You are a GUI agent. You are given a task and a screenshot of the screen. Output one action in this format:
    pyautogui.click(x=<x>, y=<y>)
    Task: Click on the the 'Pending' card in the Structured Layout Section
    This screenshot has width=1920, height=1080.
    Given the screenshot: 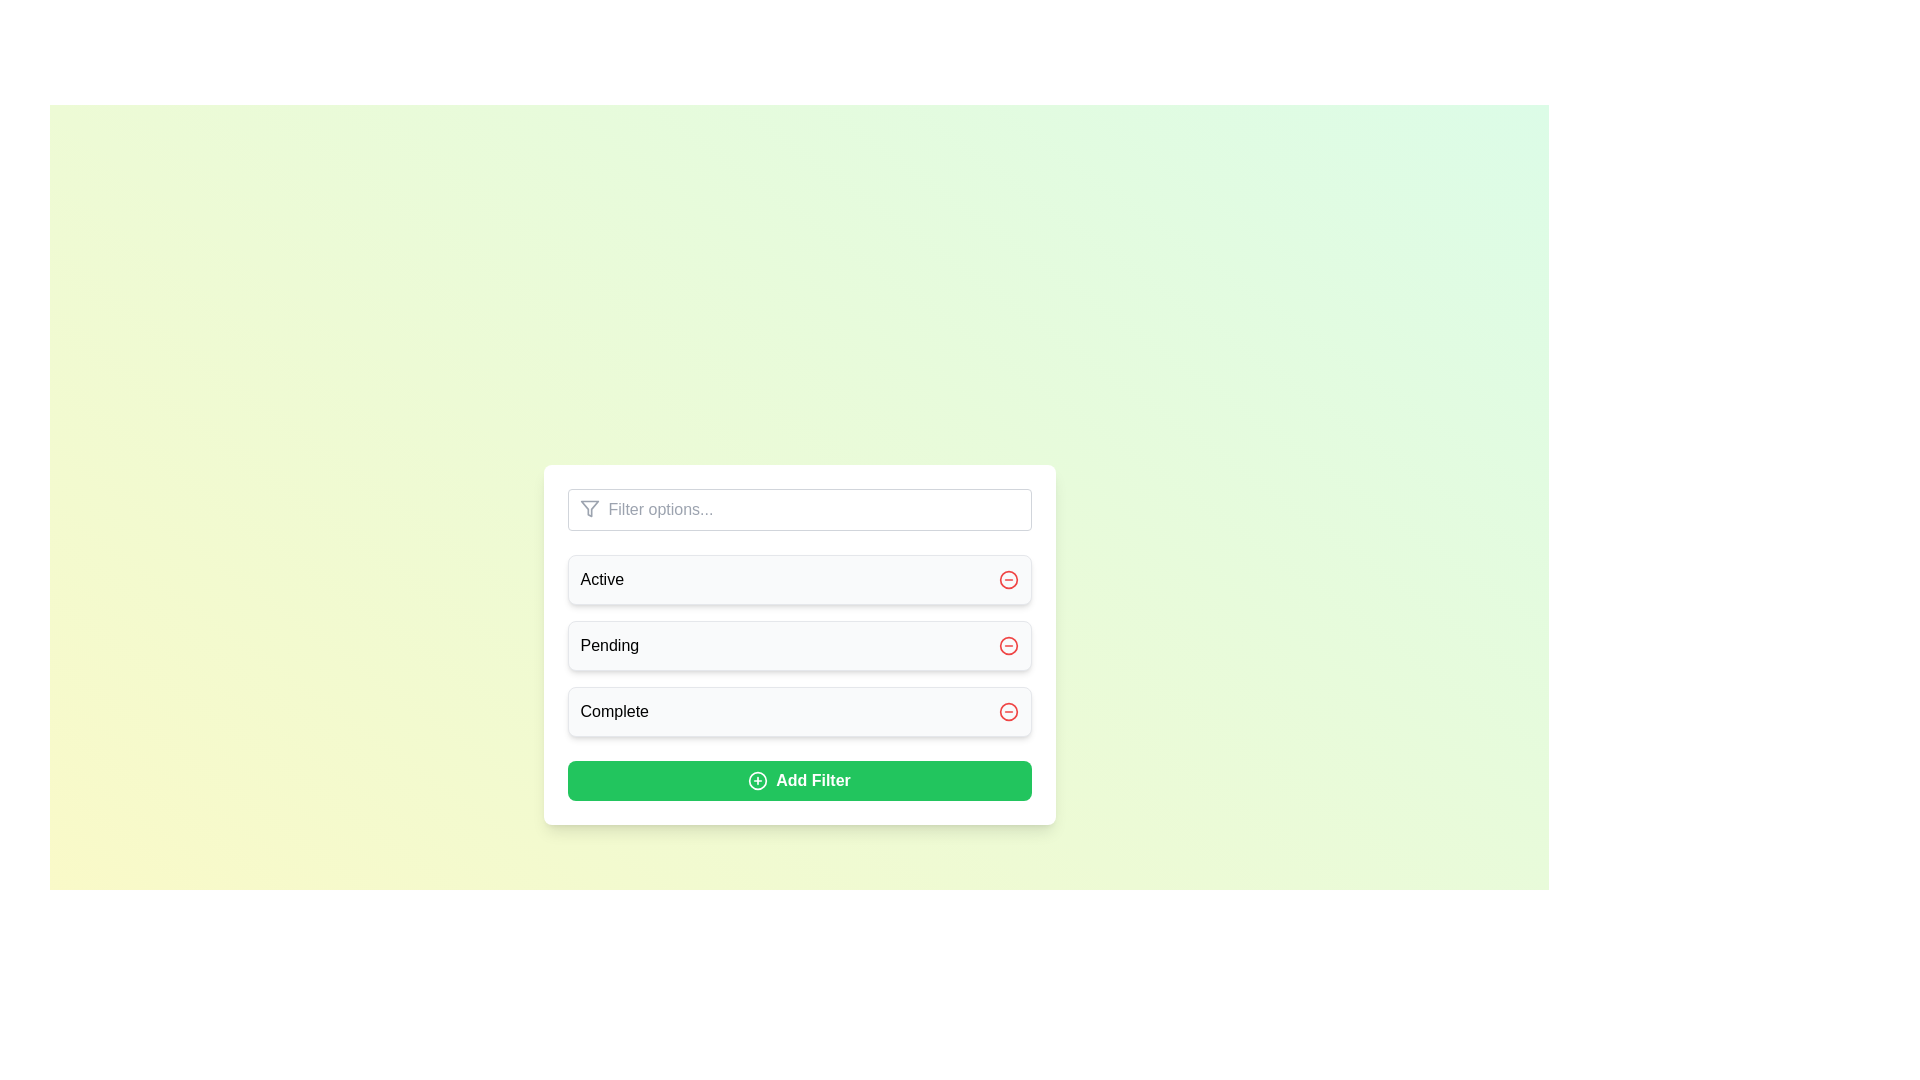 What is the action you would take?
    pyautogui.click(x=798, y=645)
    